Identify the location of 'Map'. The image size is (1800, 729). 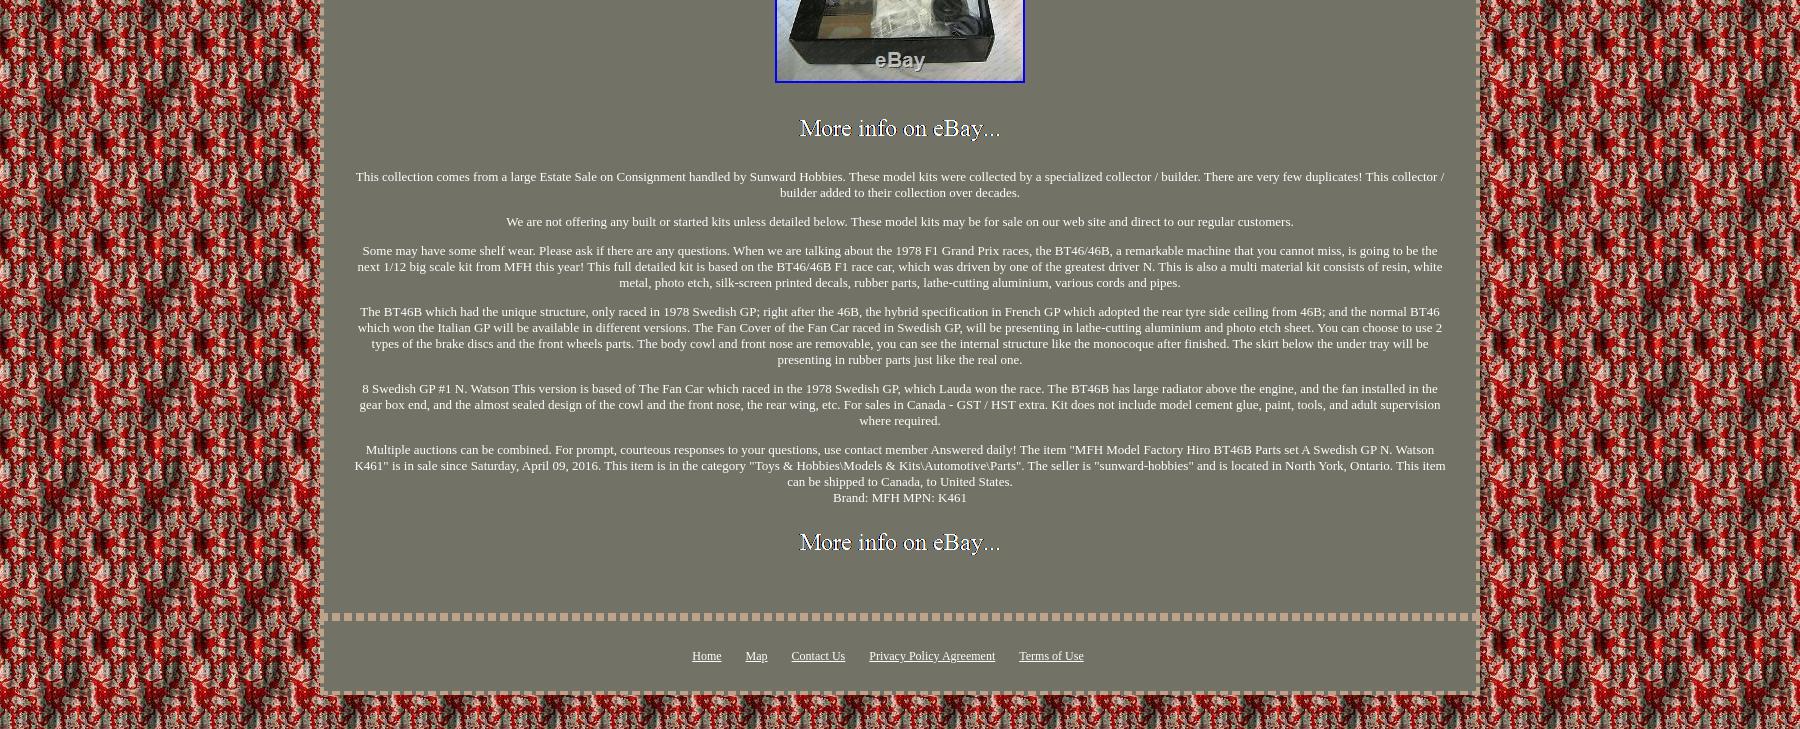
(755, 655).